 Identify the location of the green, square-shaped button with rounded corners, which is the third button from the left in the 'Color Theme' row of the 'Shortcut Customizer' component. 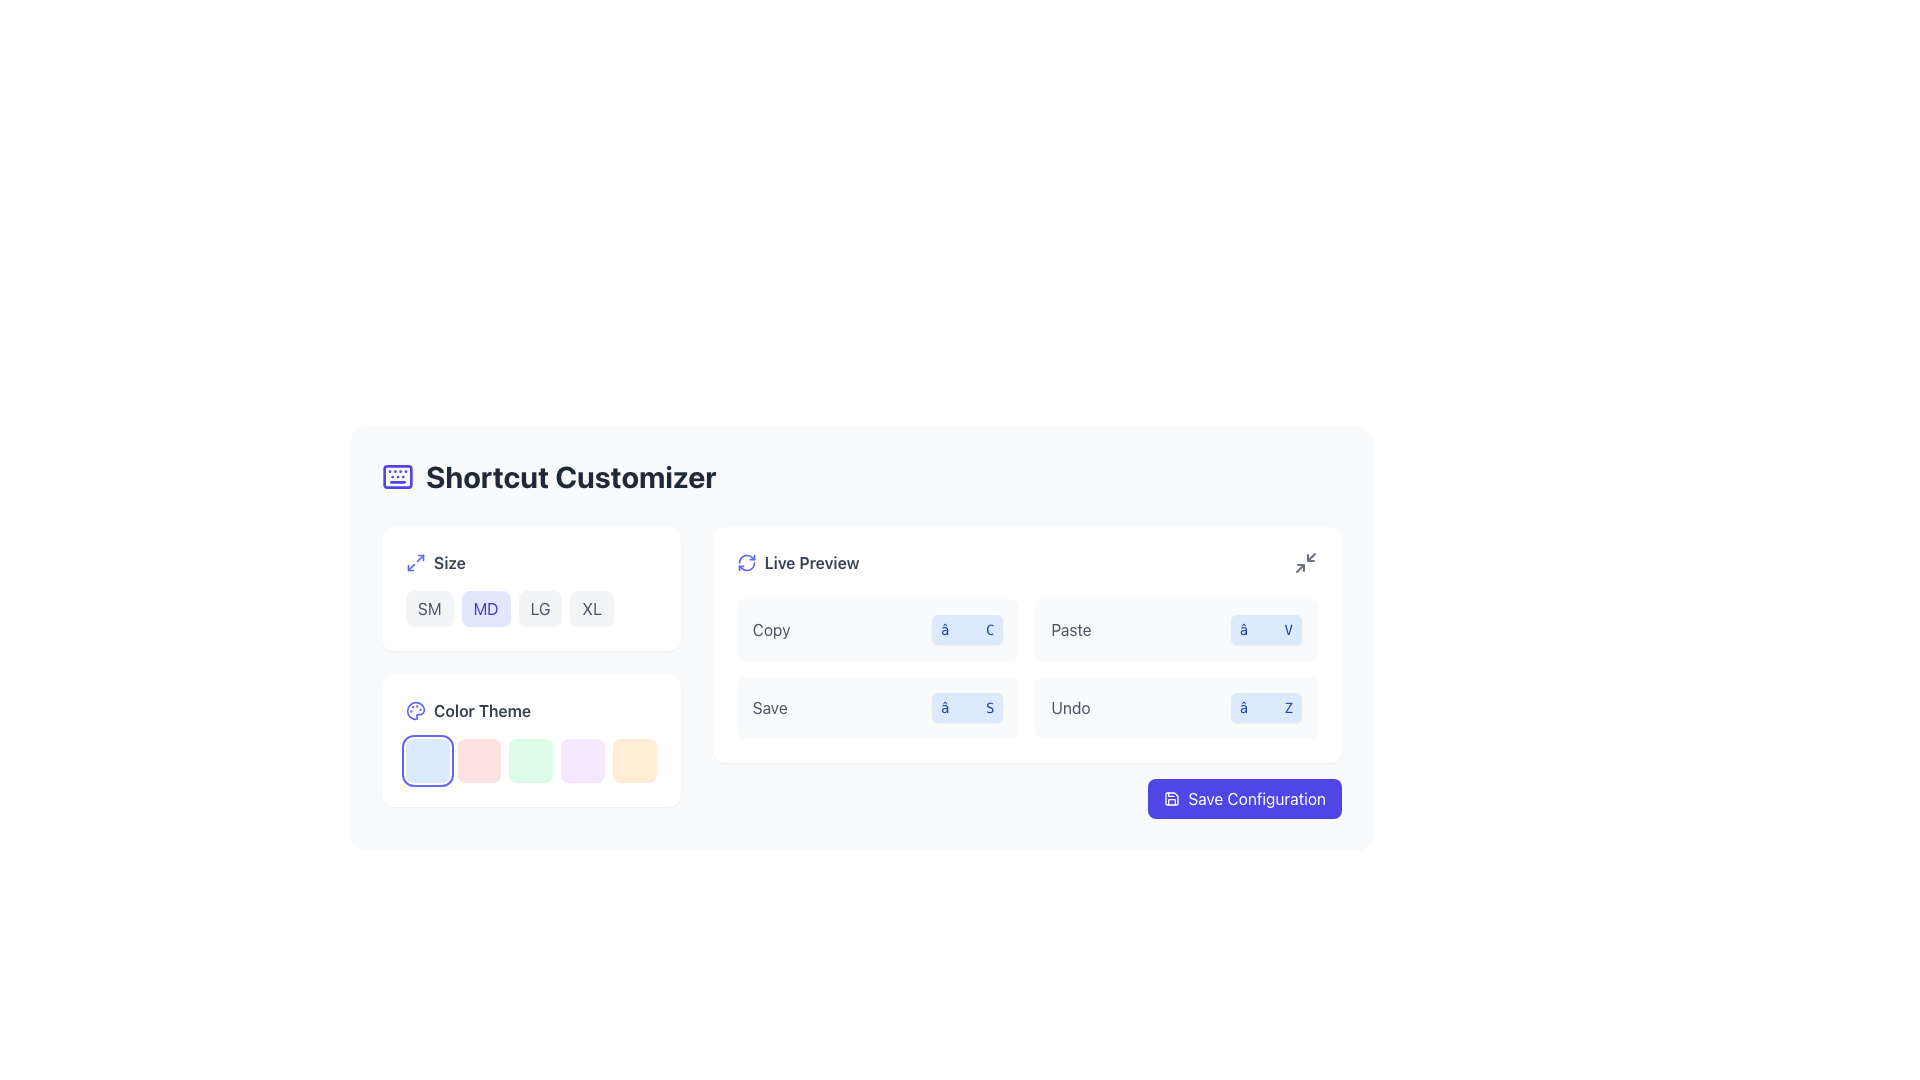
(531, 760).